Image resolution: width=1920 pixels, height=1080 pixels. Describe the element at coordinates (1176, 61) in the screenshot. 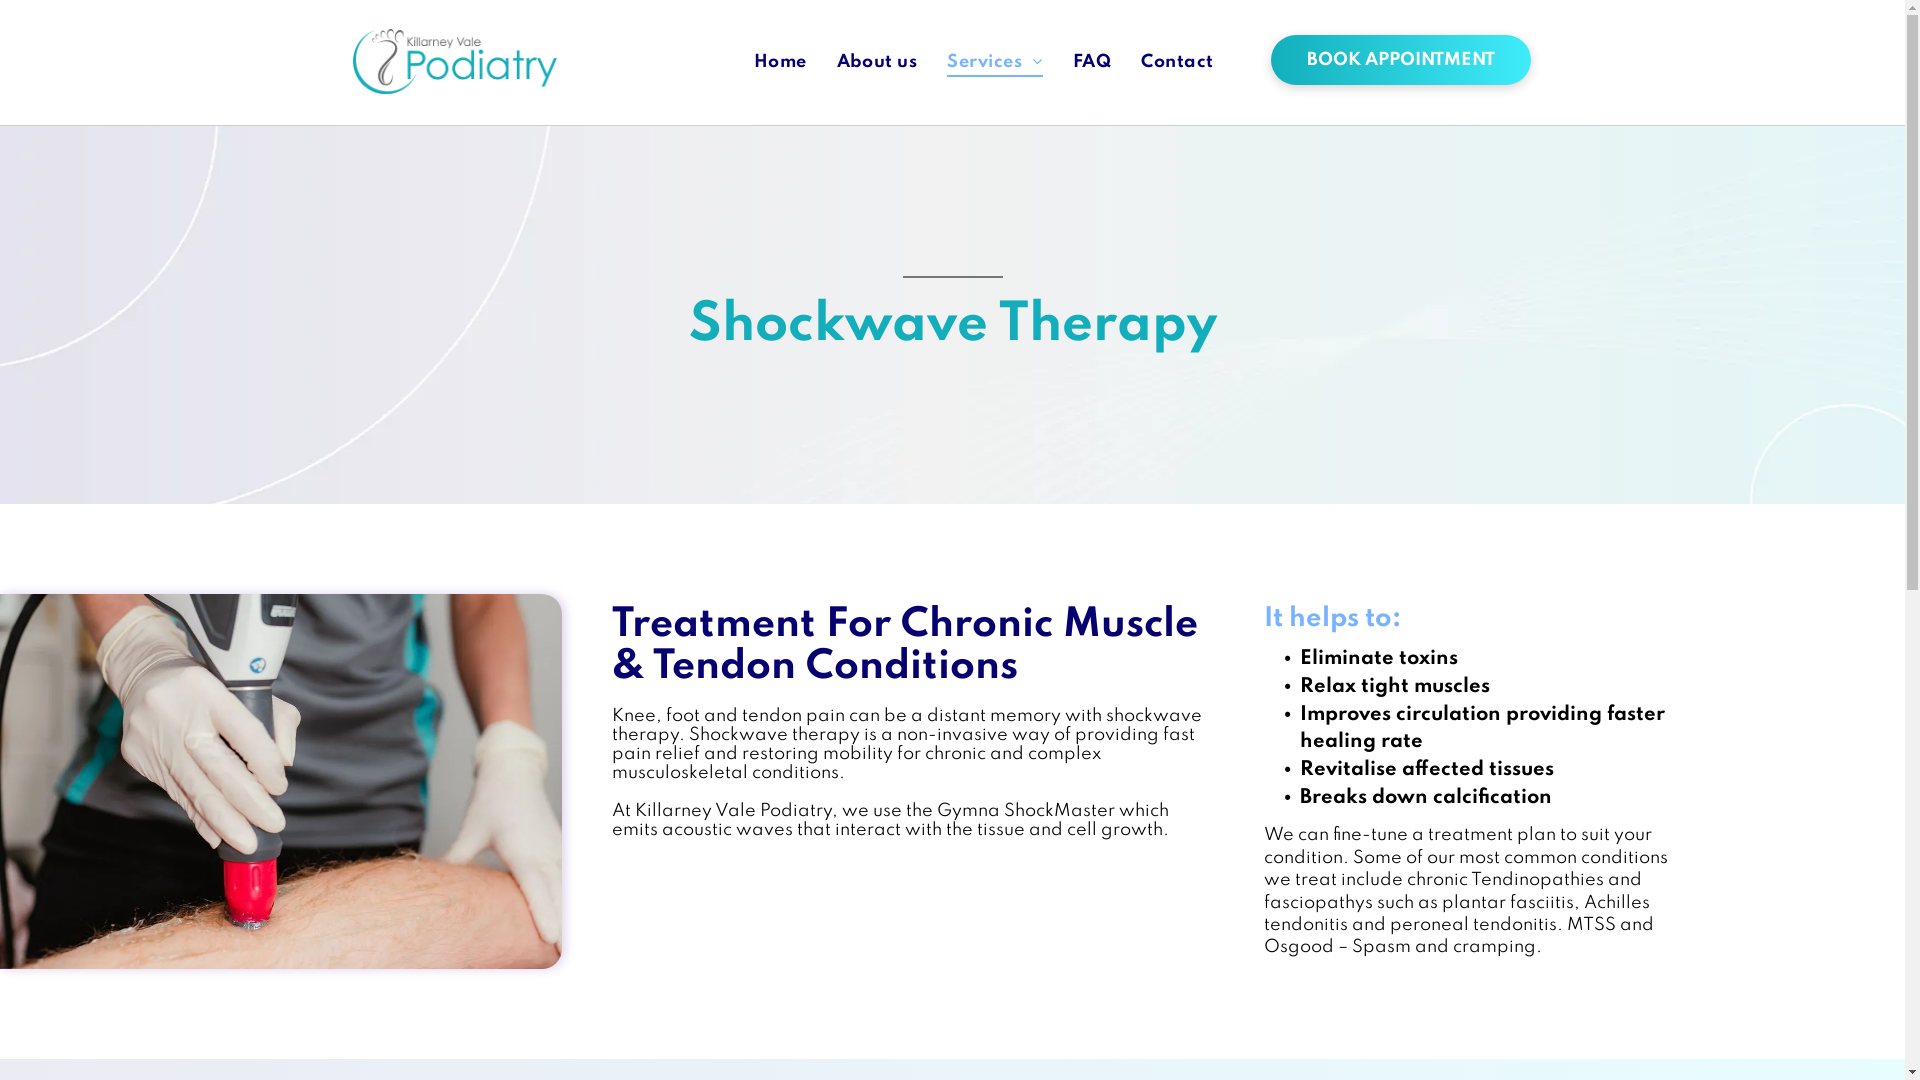

I see `'Contact'` at that location.